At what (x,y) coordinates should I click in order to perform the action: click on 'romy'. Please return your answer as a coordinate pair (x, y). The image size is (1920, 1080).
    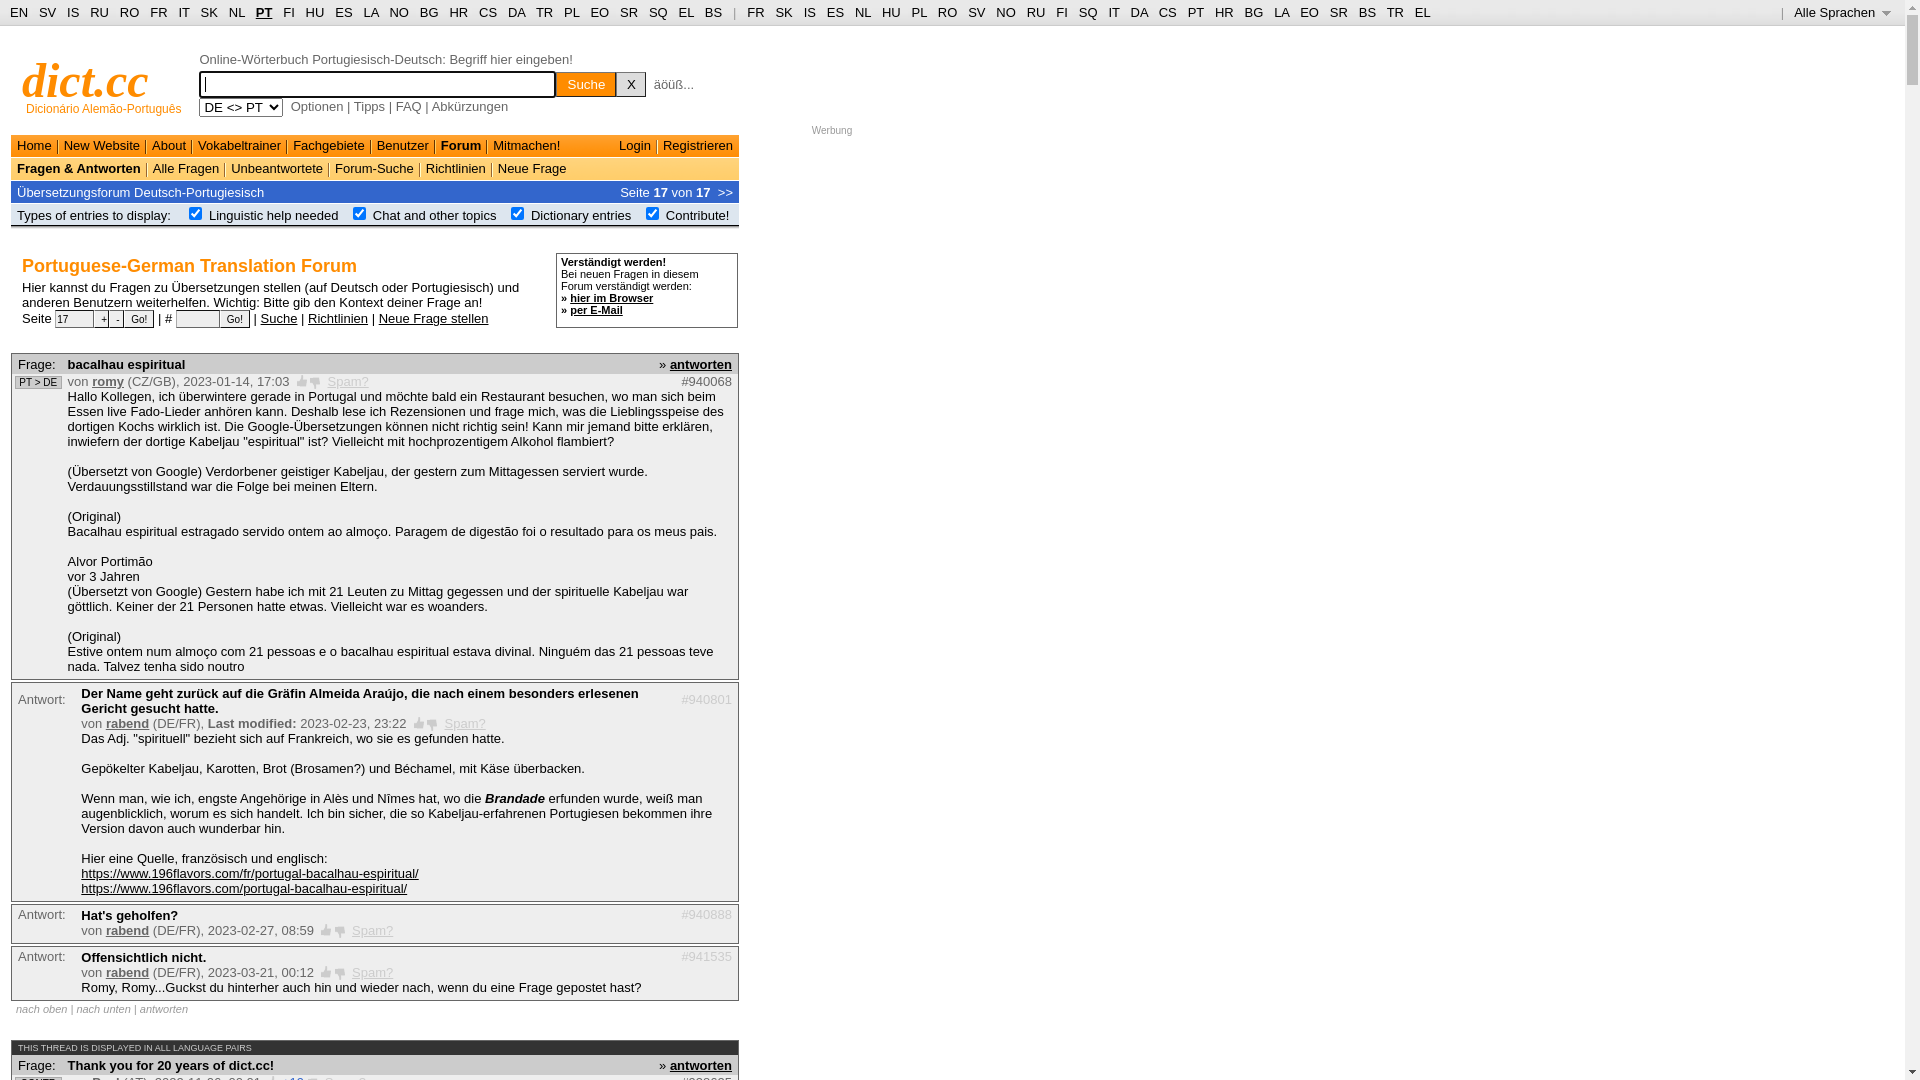
    Looking at the image, I should click on (107, 381).